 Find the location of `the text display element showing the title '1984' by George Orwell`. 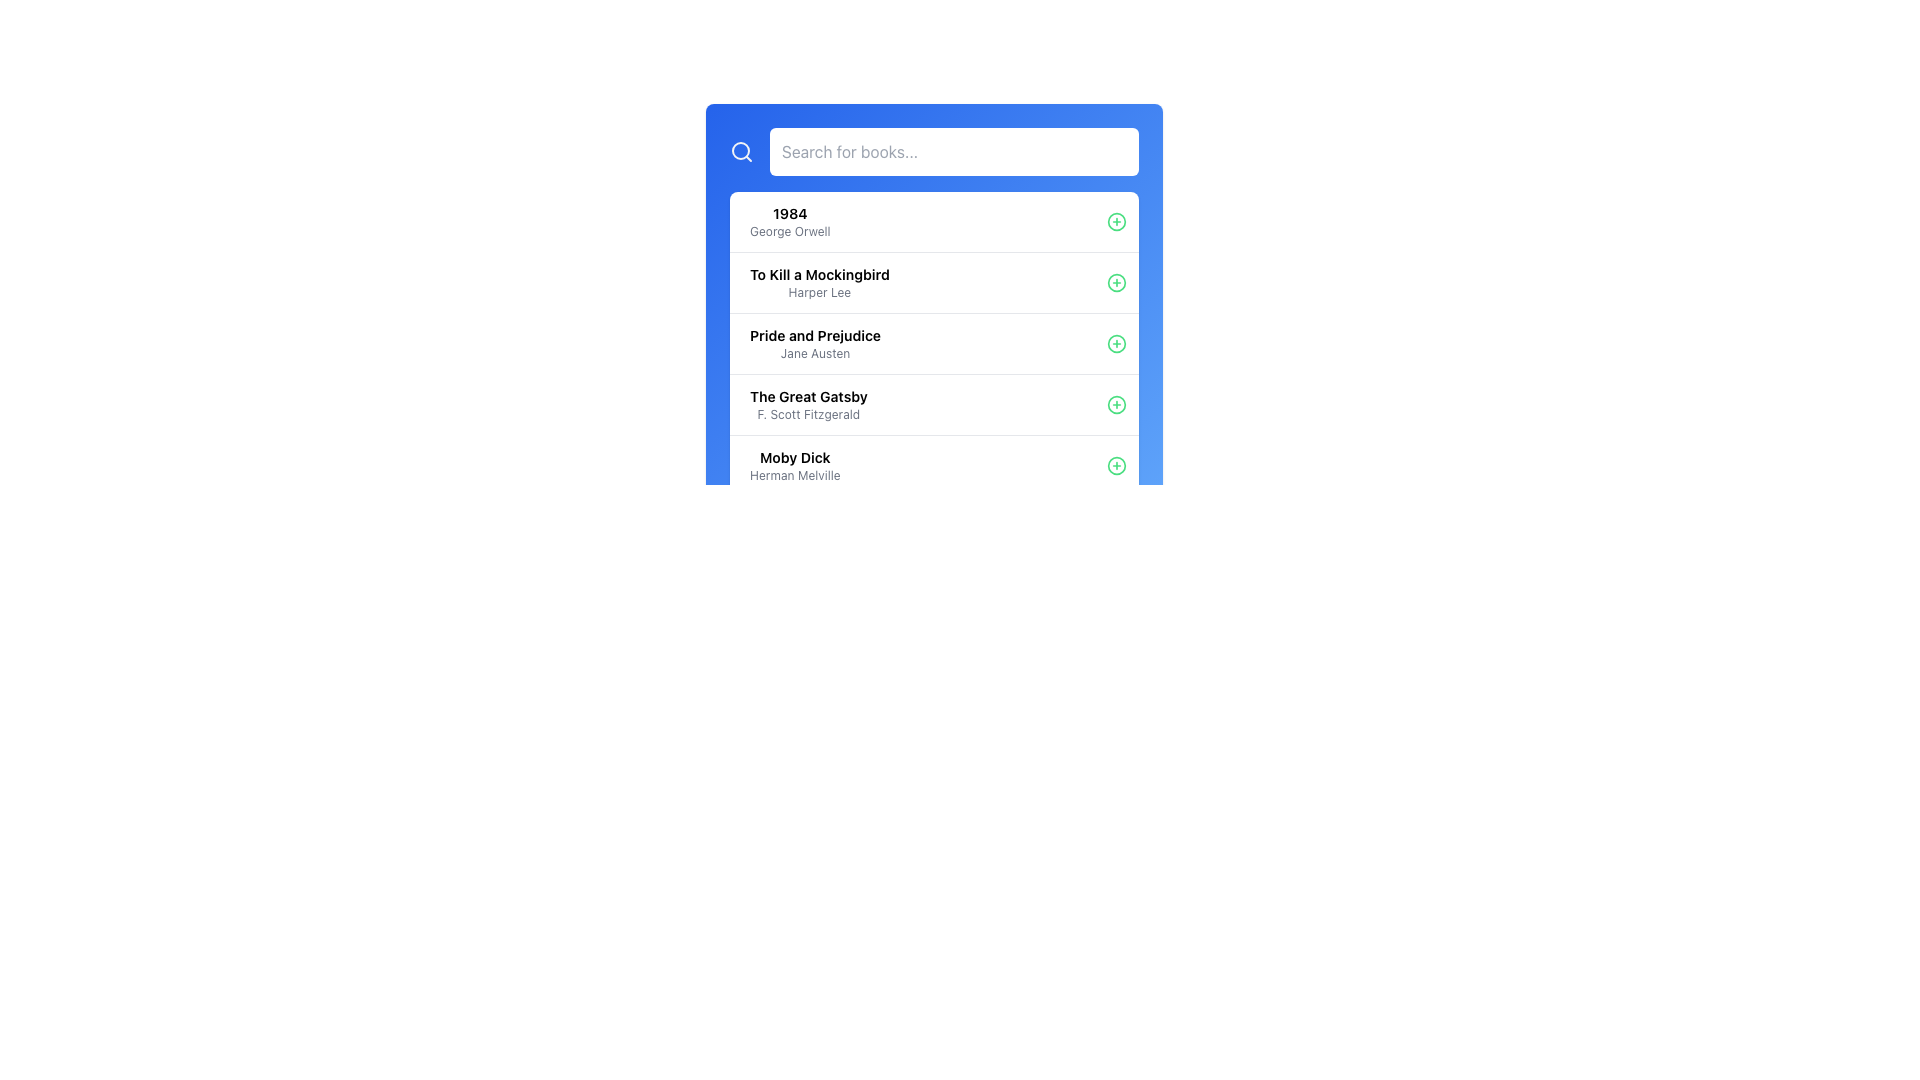

the text display element showing the title '1984' by George Orwell is located at coordinates (789, 222).